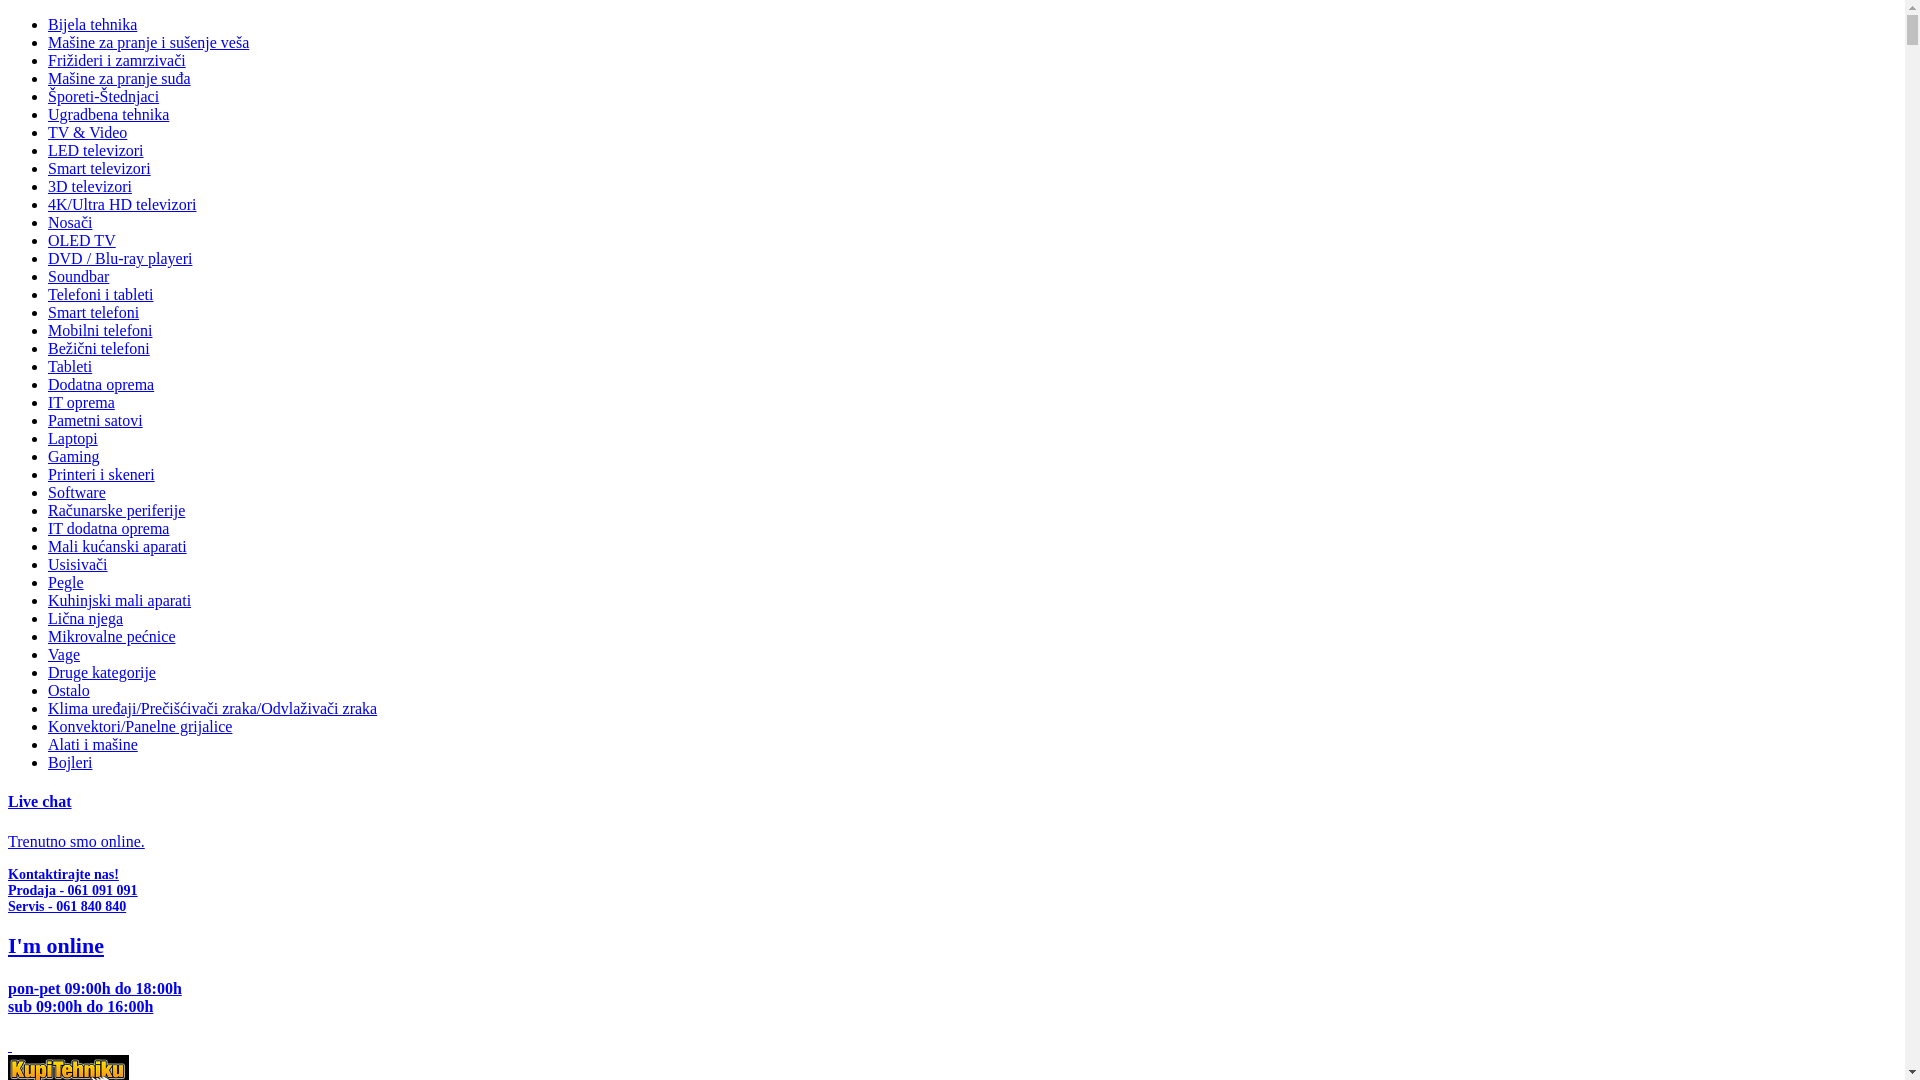  What do you see at coordinates (70, 762) in the screenshot?
I see `'Bojleri'` at bounding box center [70, 762].